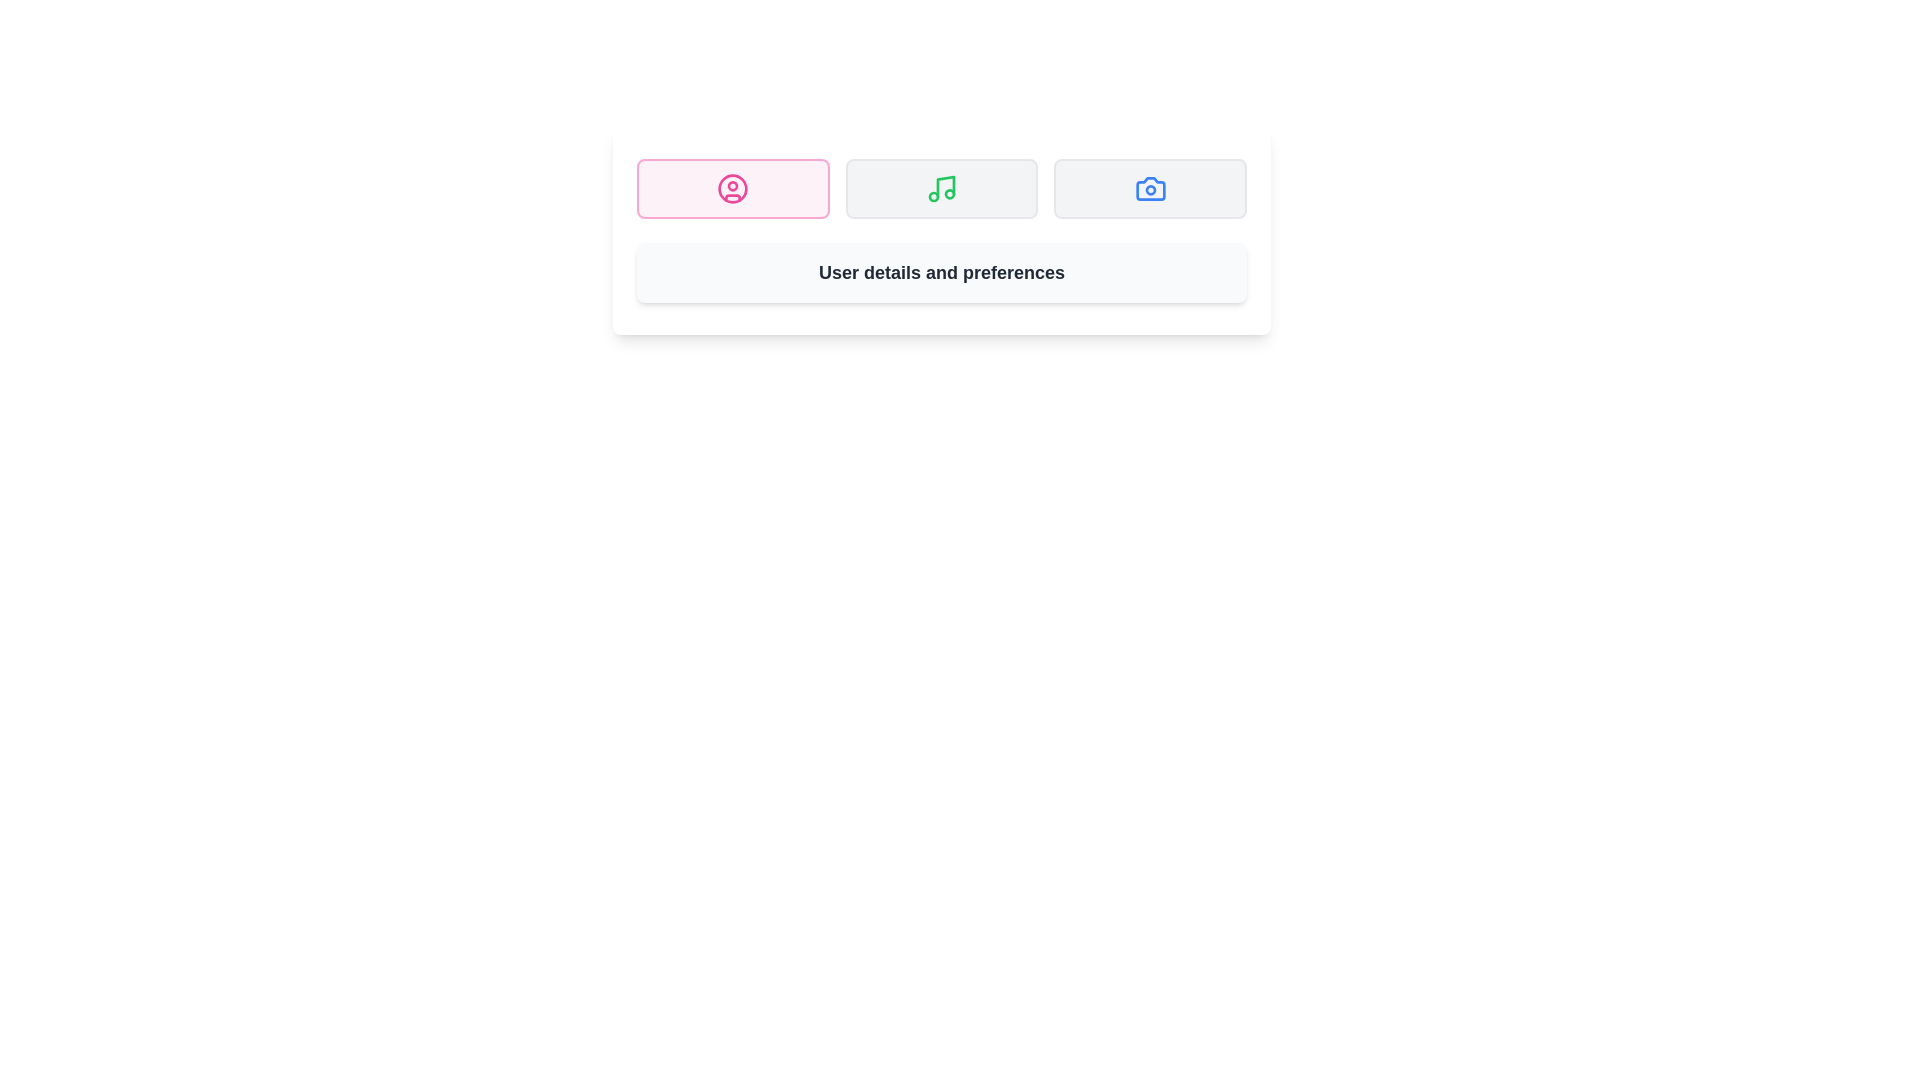 The image size is (1920, 1080). What do you see at coordinates (732, 189) in the screenshot?
I see `the tab corresponding to Profile to observe the icon and color changes` at bounding box center [732, 189].